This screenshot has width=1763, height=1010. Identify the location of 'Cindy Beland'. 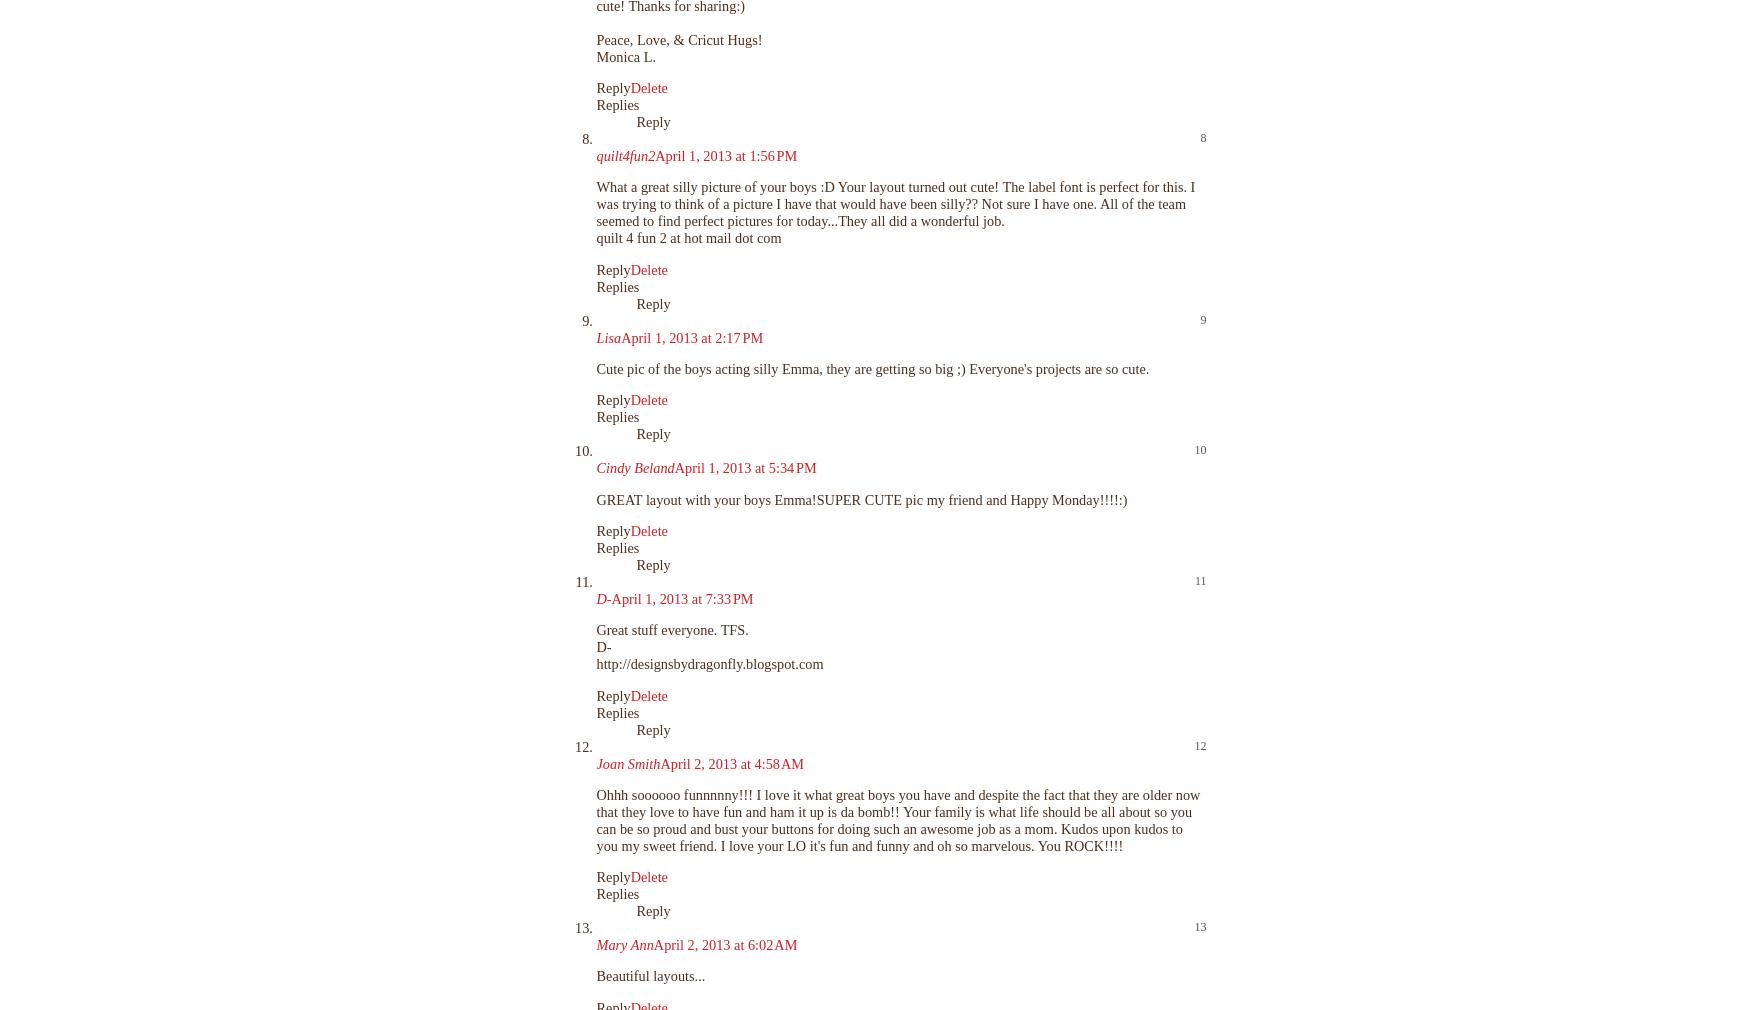
(635, 468).